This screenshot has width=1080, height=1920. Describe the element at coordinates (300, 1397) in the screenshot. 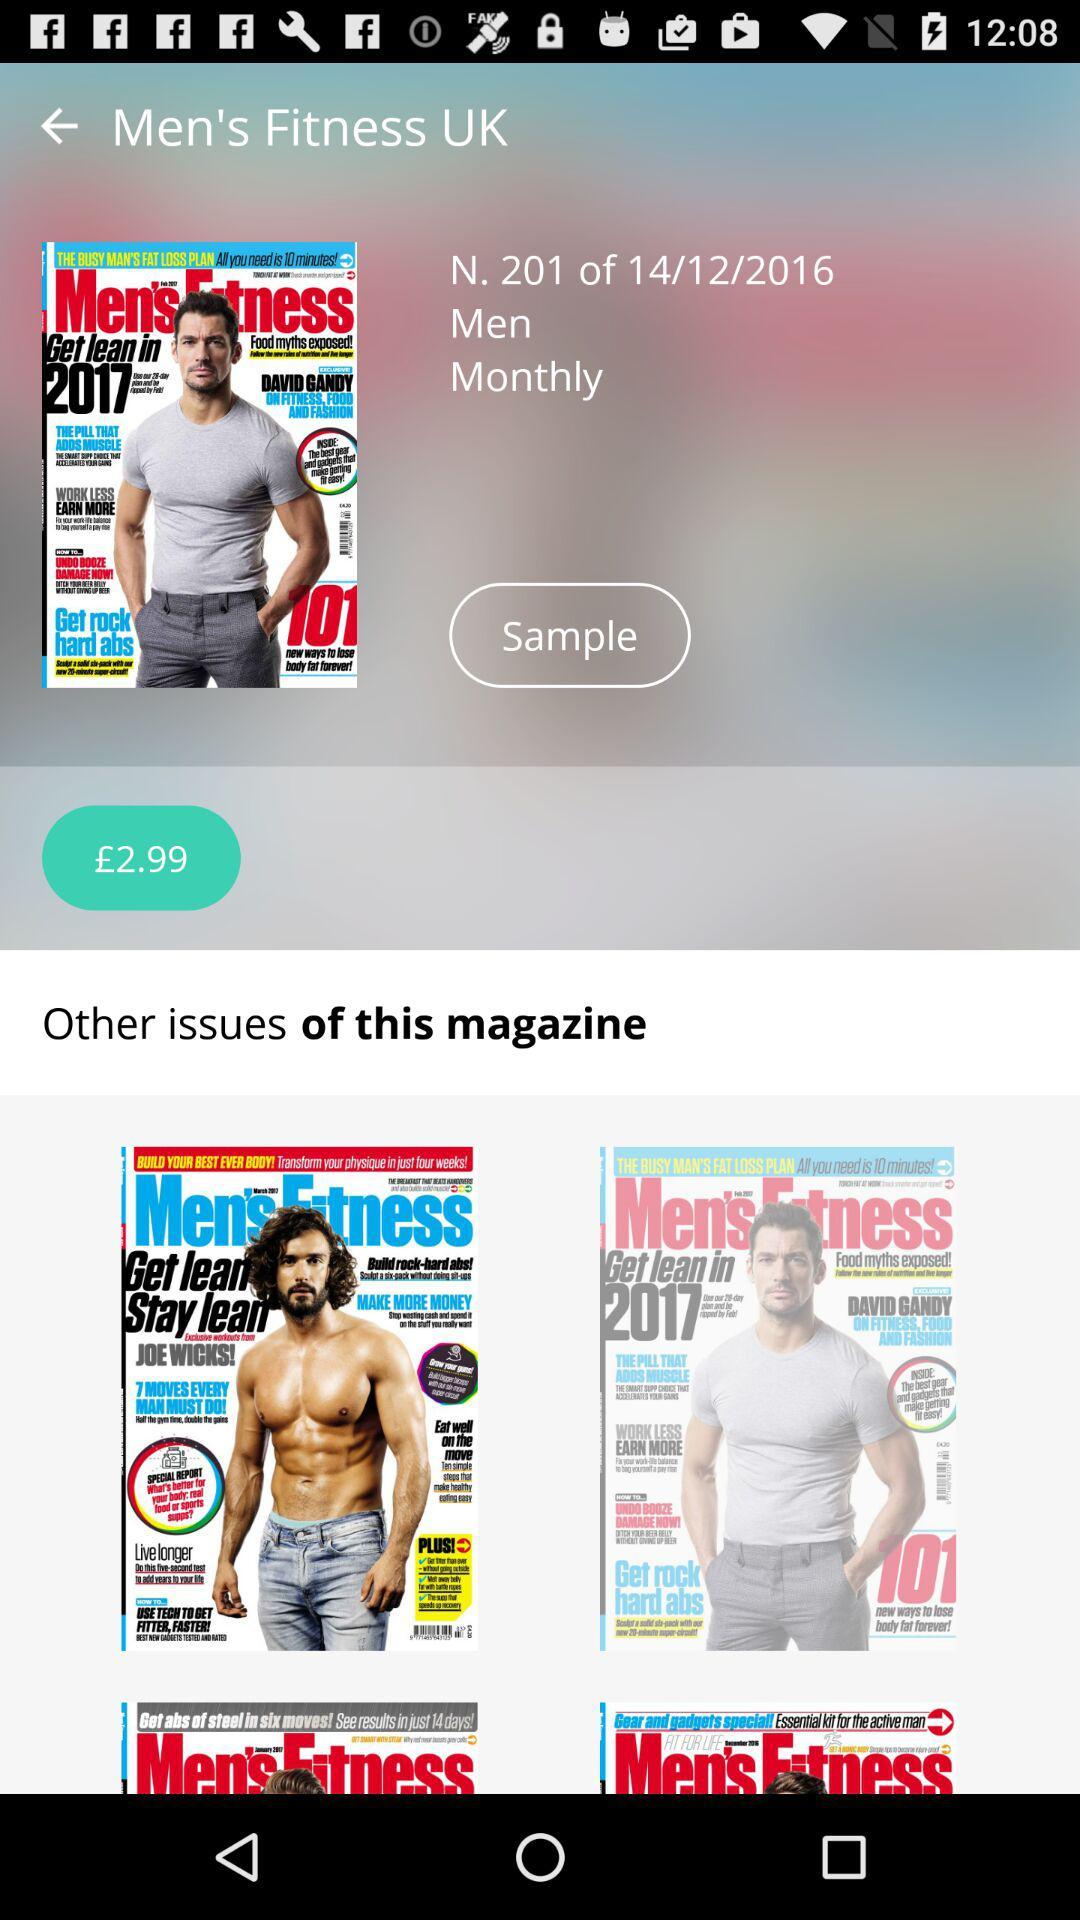

I see `magazine issue` at that location.